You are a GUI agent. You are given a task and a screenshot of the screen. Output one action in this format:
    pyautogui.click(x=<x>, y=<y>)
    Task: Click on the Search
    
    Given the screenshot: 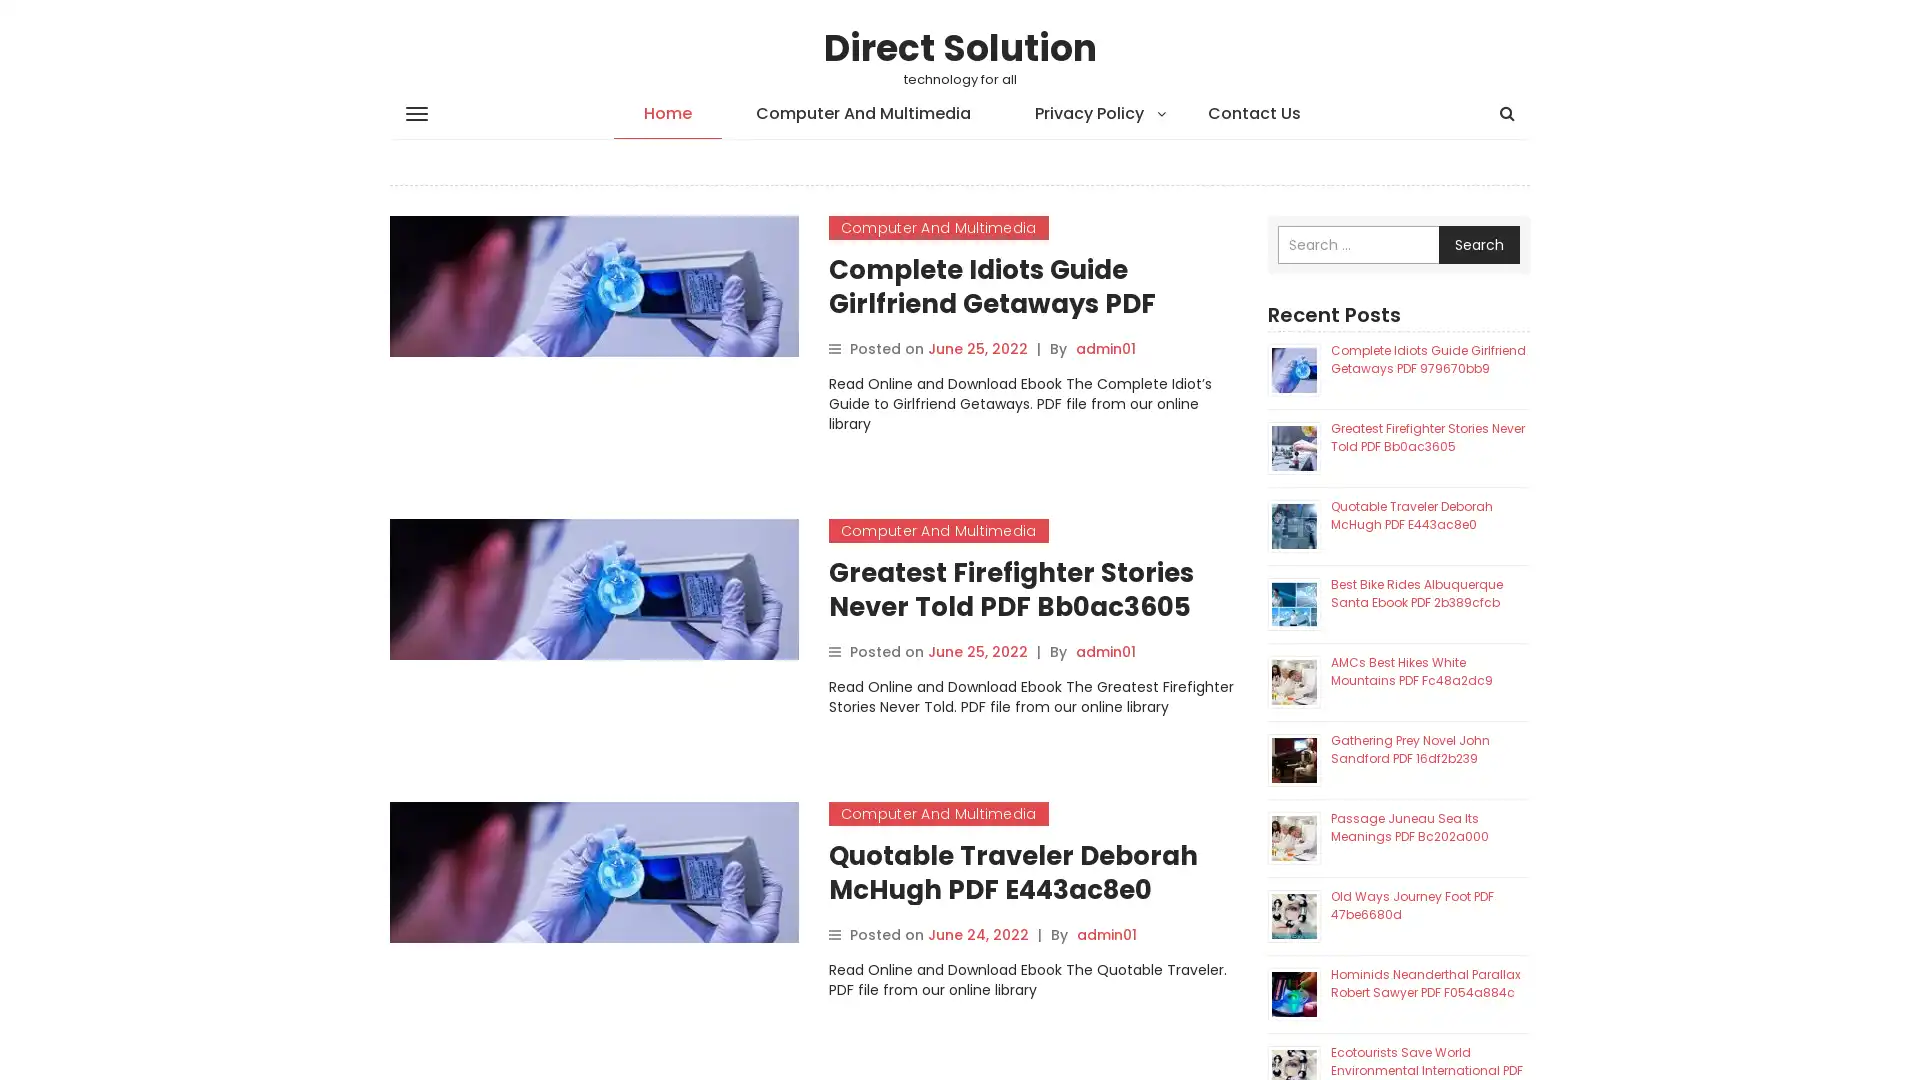 What is the action you would take?
    pyautogui.click(x=1479, y=244)
    